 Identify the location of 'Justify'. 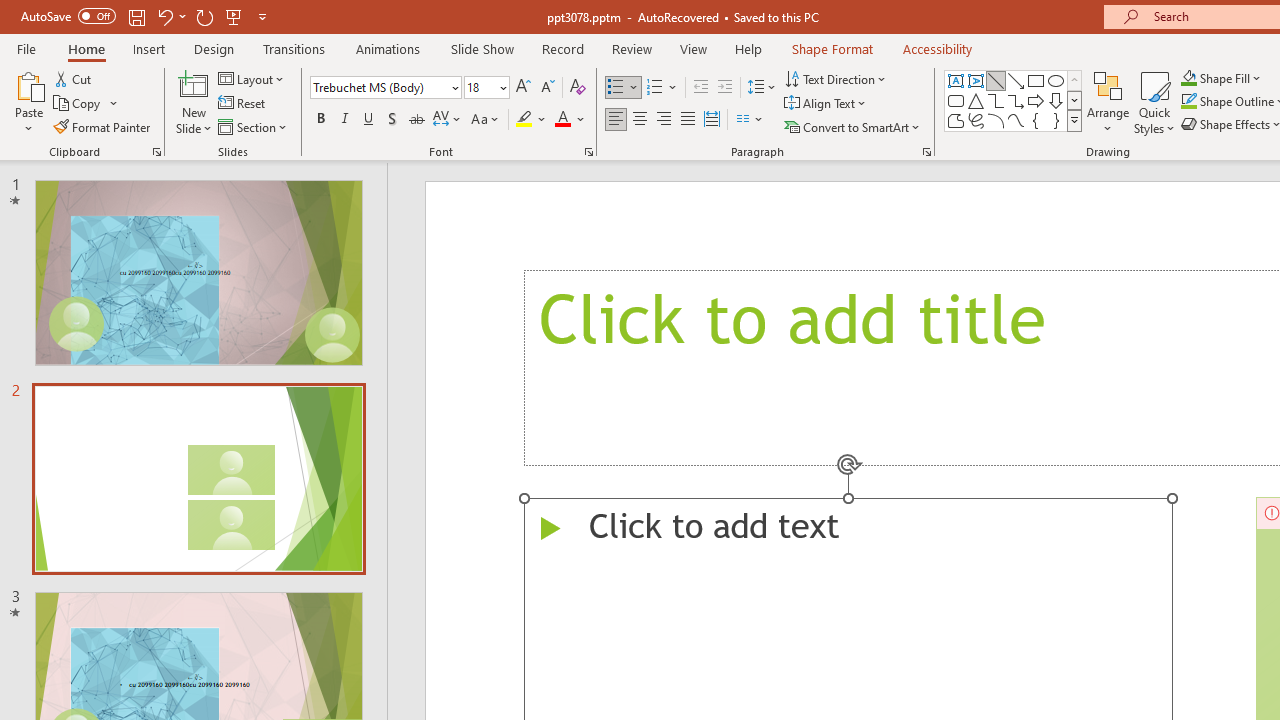
(688, 119).